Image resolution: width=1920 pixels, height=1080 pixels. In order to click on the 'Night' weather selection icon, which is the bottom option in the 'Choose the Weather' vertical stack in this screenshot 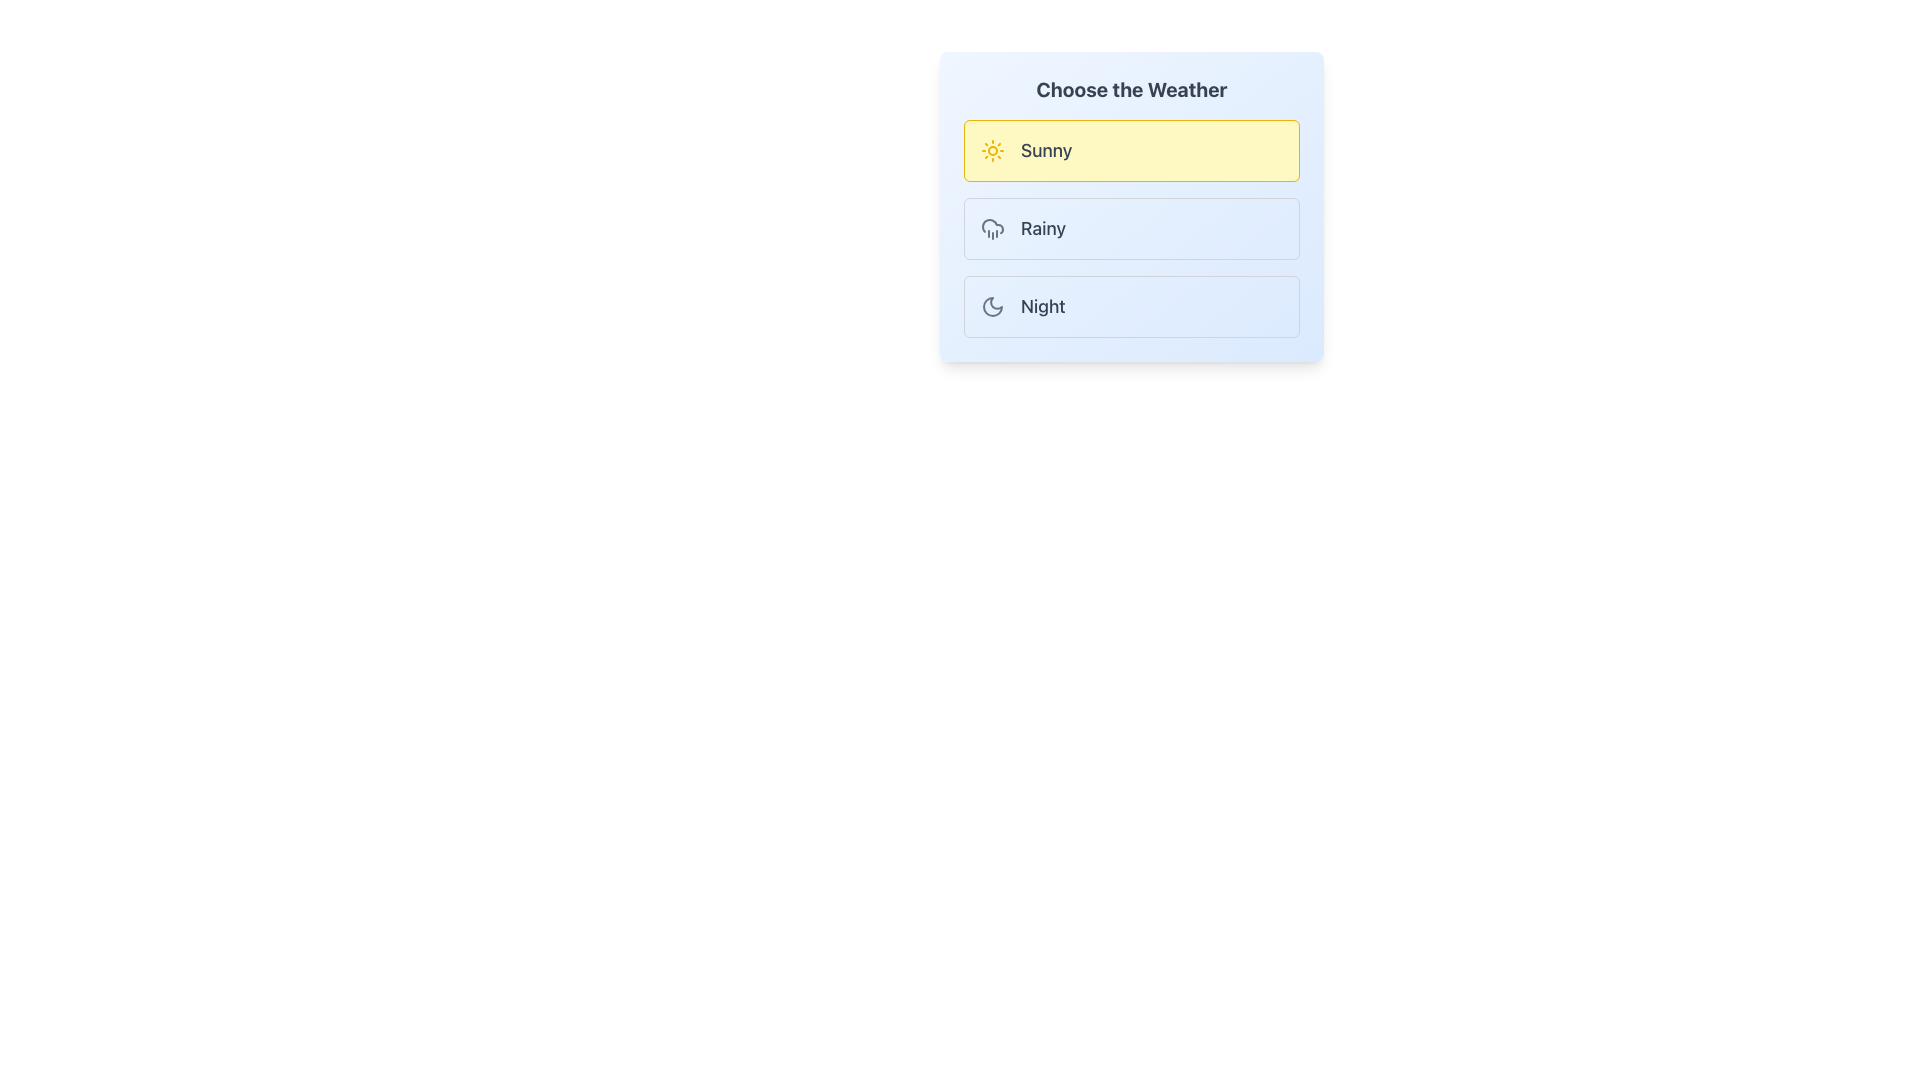, I will do `click(993, 307)`.